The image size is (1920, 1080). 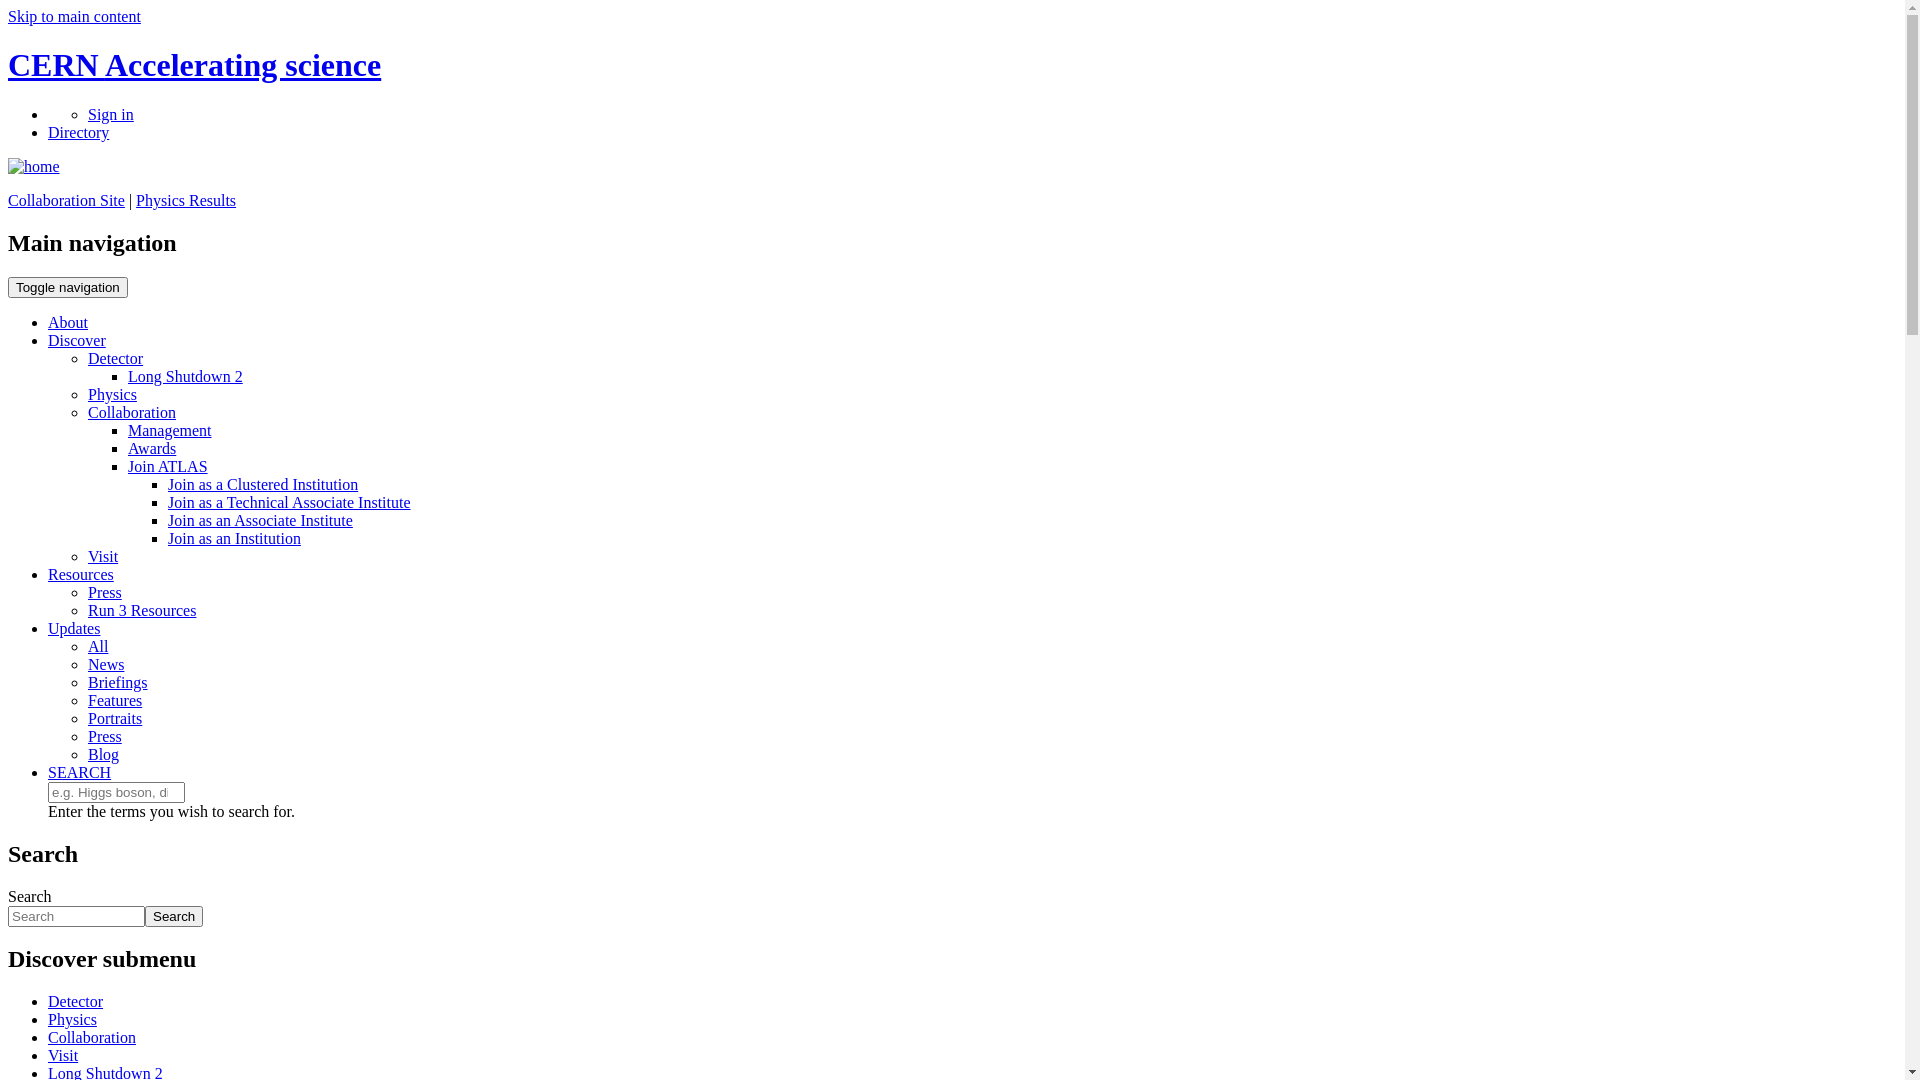 I want to click on 'Visit', so click(x=101, y=556).